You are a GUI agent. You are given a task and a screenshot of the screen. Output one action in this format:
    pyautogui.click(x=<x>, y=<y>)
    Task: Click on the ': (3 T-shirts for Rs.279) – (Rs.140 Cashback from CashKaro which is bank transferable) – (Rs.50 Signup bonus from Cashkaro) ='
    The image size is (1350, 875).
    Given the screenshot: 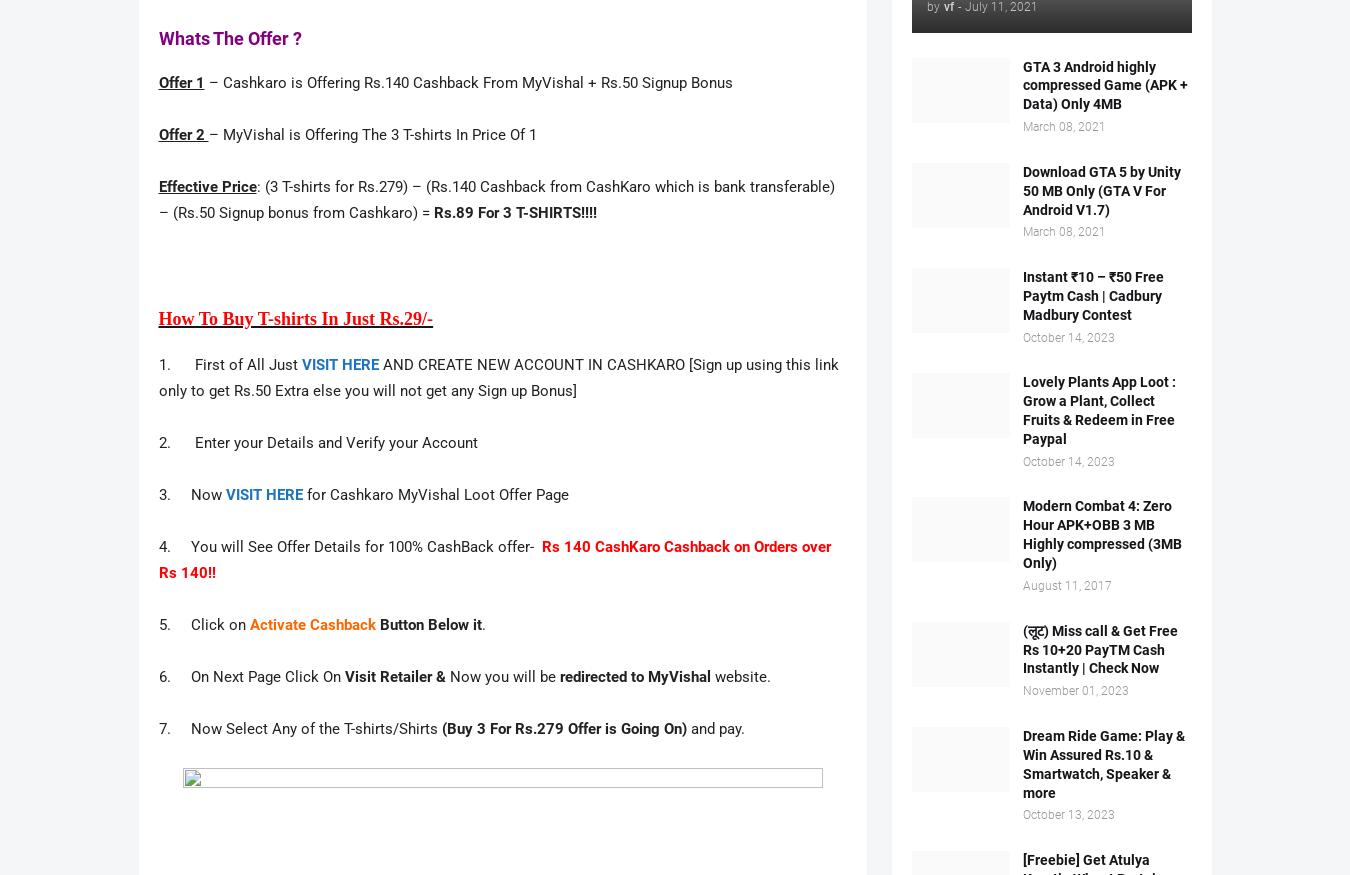 What is the action you would take?
    pyautogui.click(x=494, y=200)
    